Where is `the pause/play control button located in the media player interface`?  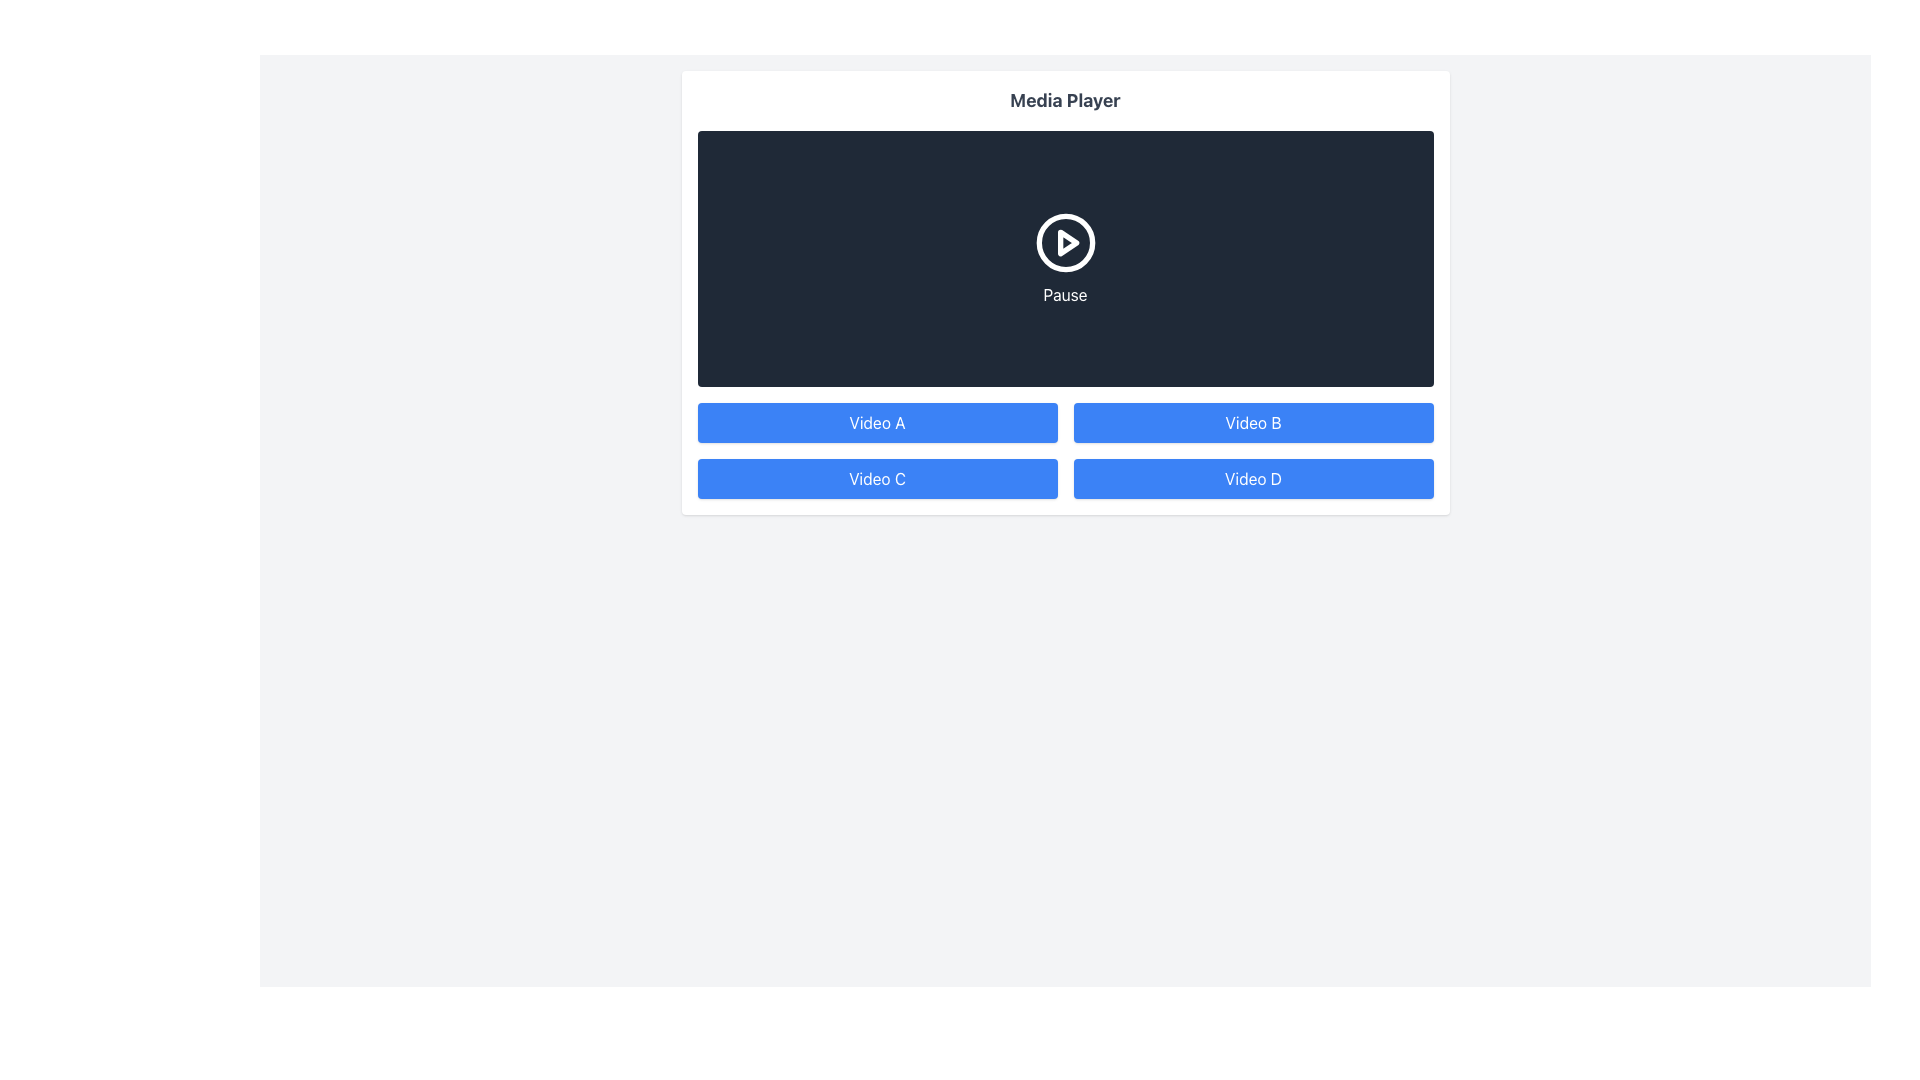 the pause/play control button located in the media player interface is located at coordinates (1064, 257).